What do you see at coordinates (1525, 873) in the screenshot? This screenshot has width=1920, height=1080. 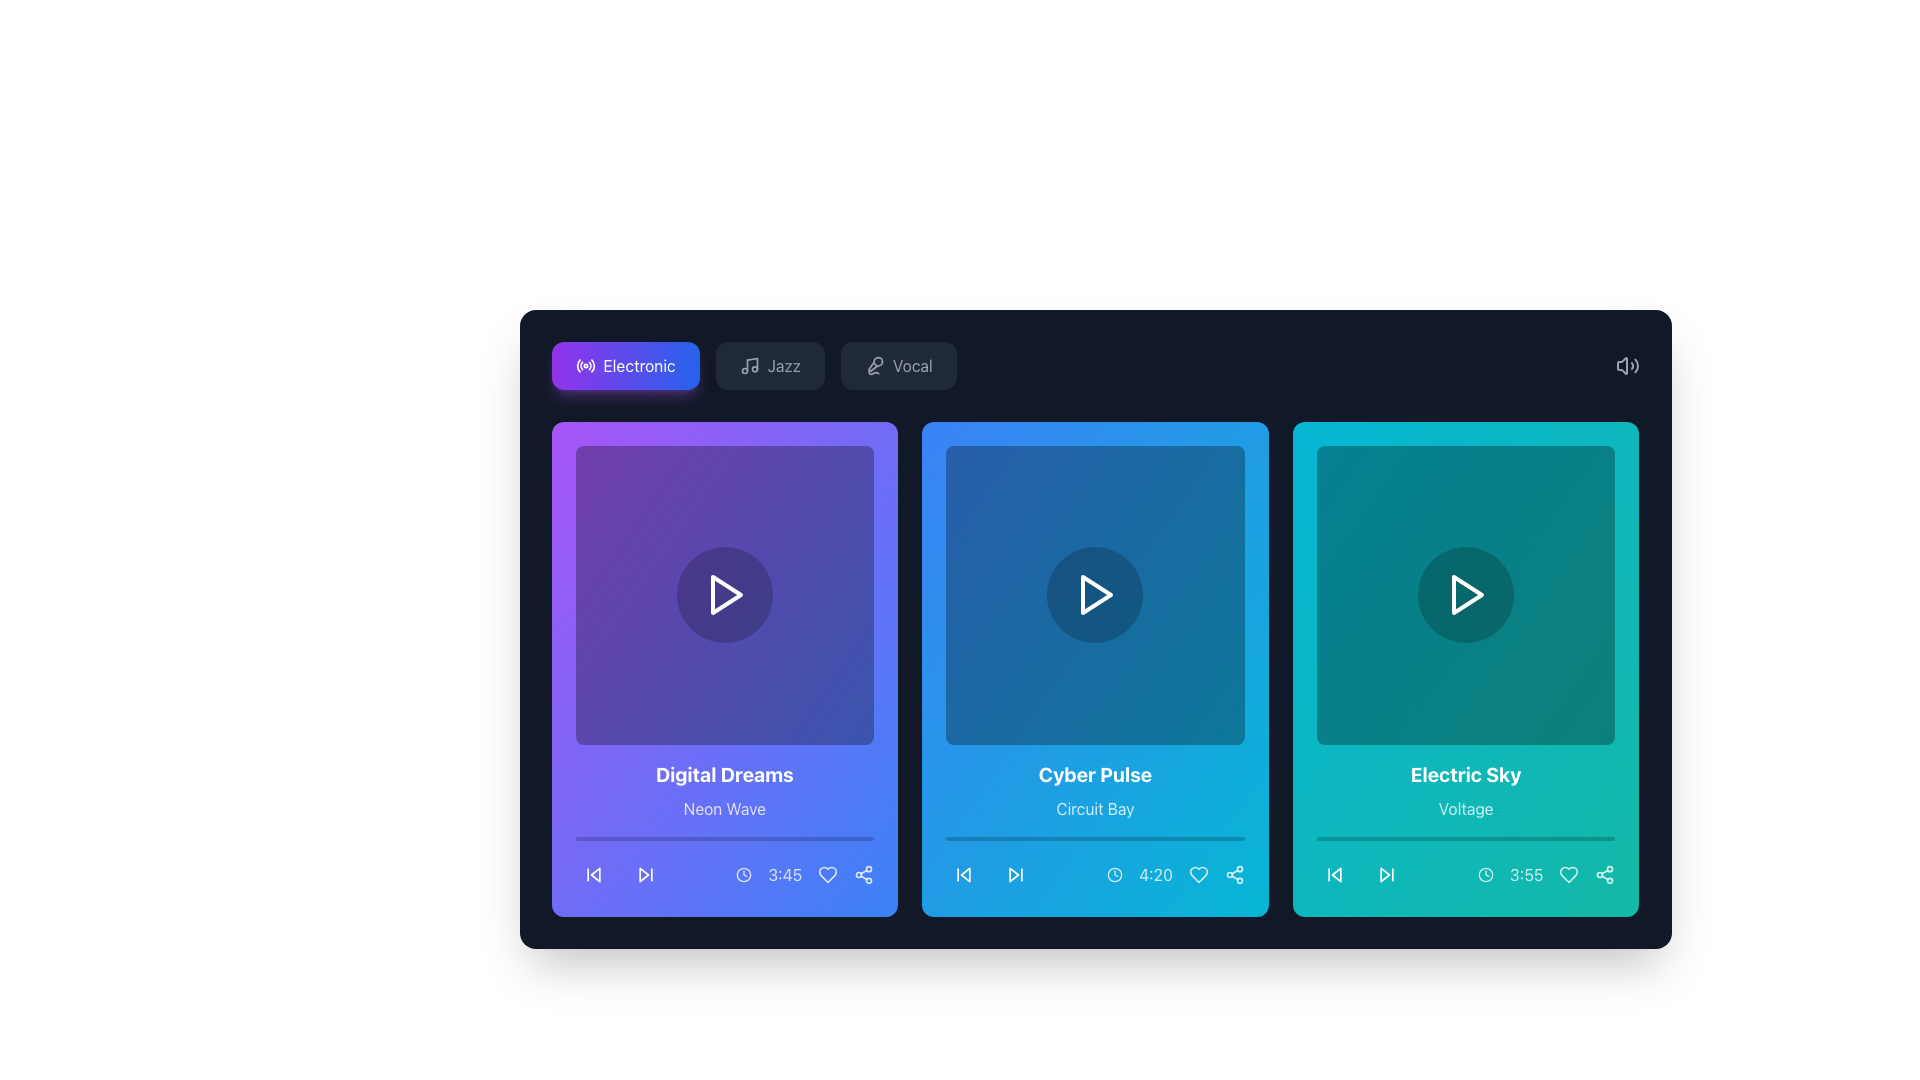 I see `the text label displaying '3:55' in white font located at the bottom right of the 'Electric Sky' card` at bounding box center [1525, 873].